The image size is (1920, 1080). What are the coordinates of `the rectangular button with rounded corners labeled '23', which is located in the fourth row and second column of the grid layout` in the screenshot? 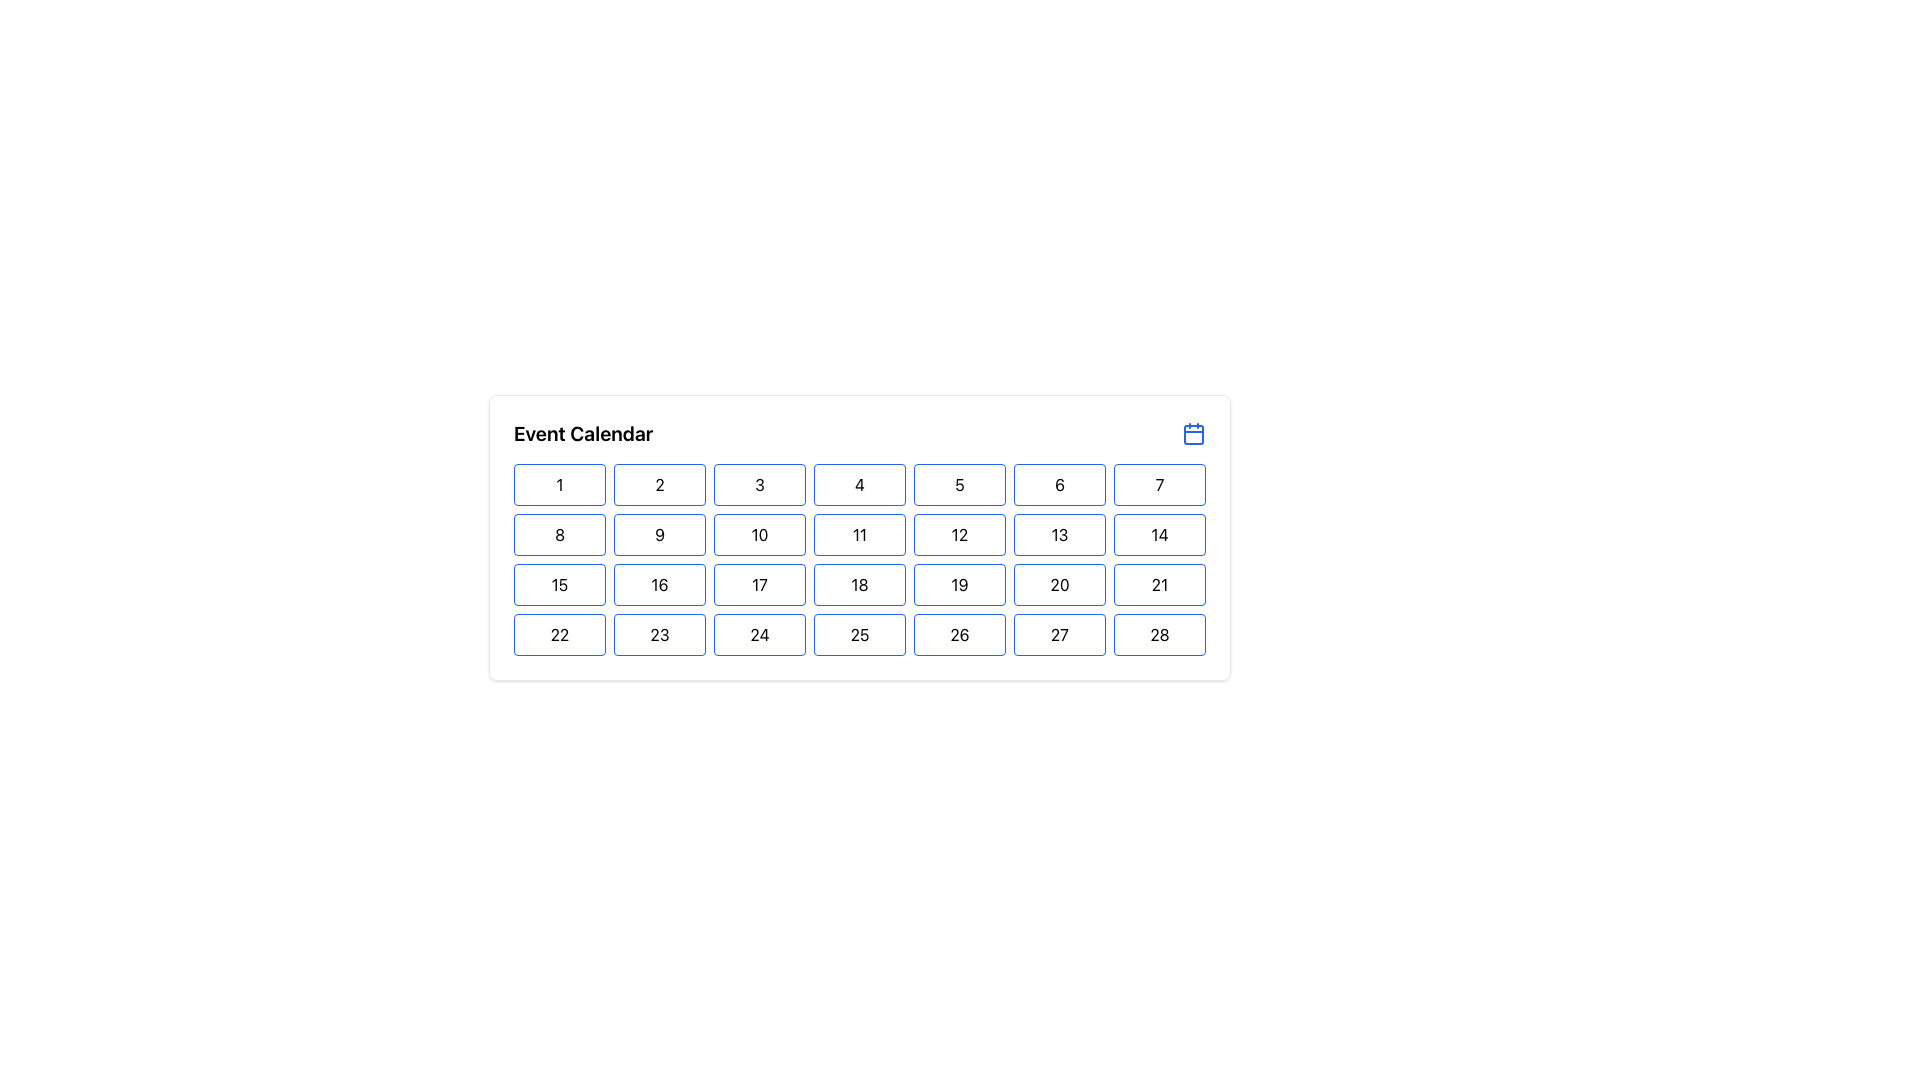 It's located at (660, 635).